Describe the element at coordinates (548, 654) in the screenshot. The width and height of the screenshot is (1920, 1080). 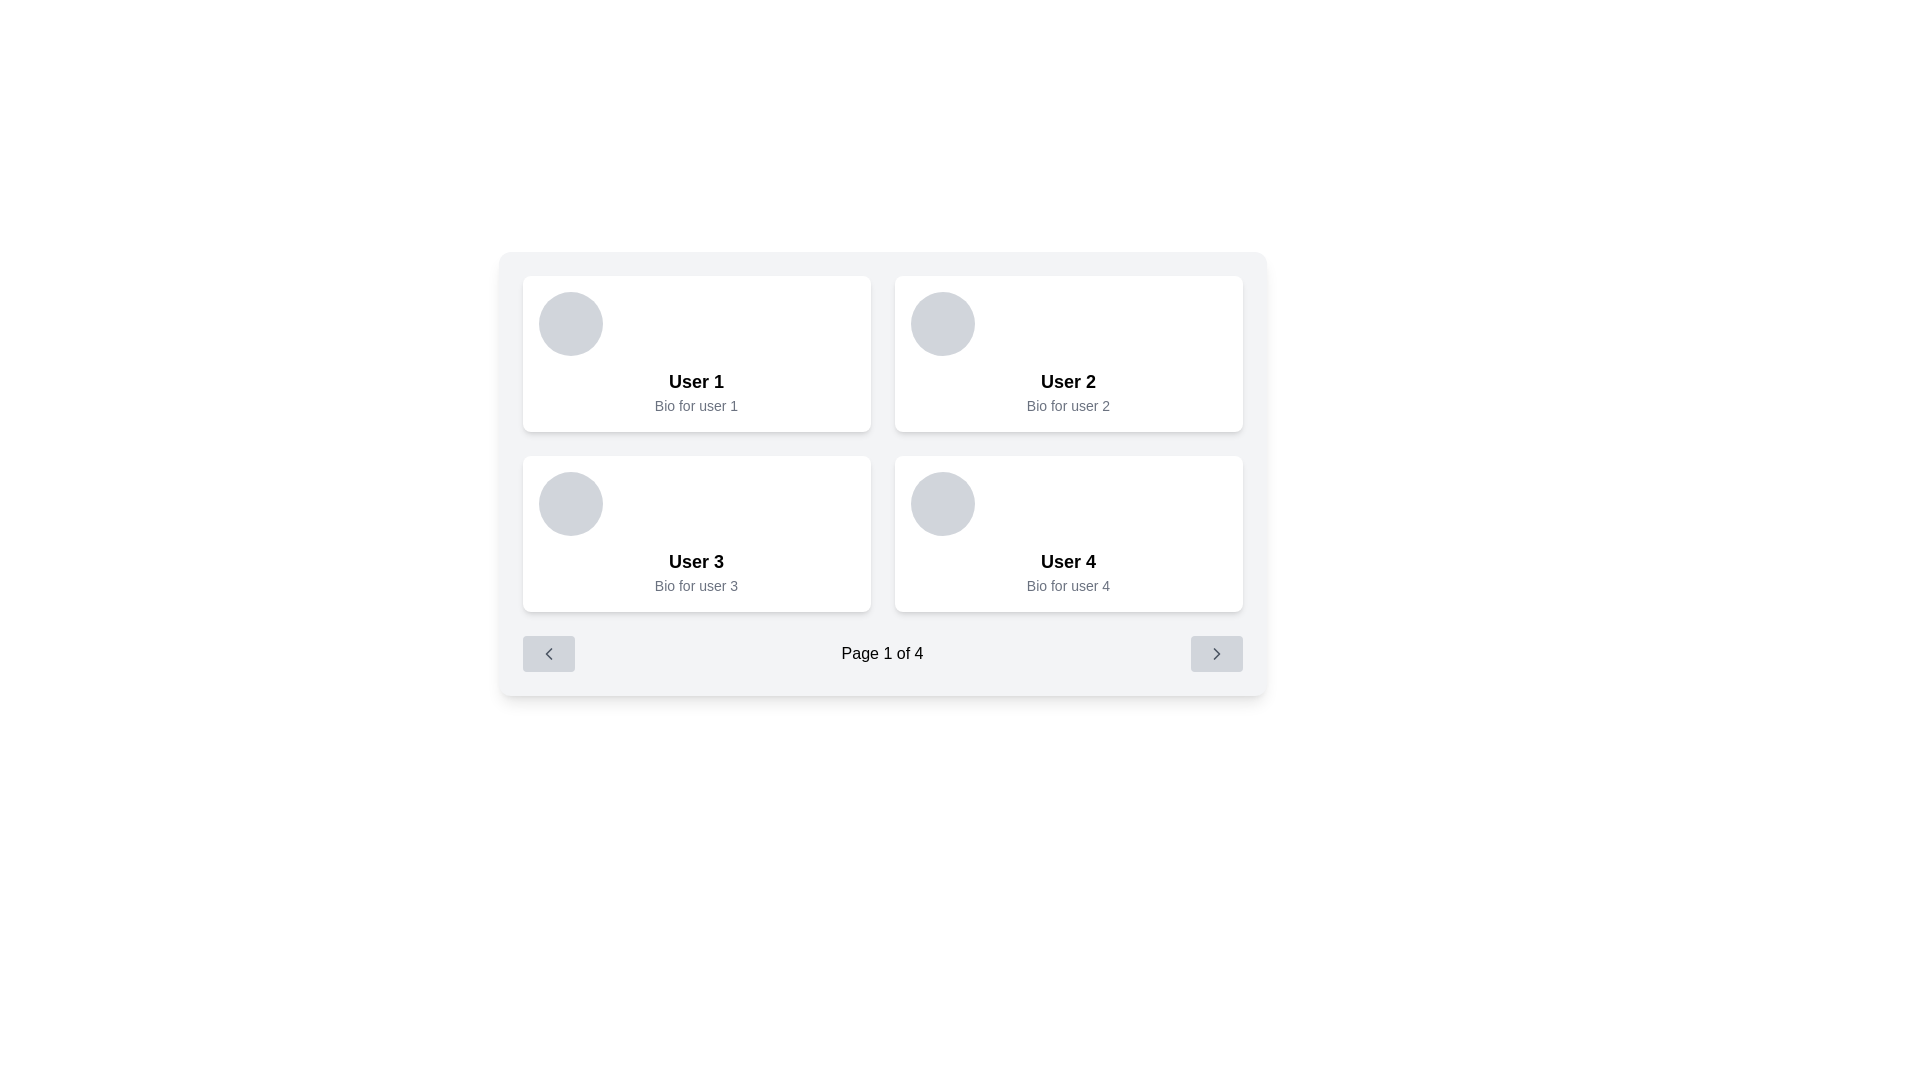
I see `the left-pointing chevron icon within the light grey rounded rectangular button at the bottom left of the interface` at that location.